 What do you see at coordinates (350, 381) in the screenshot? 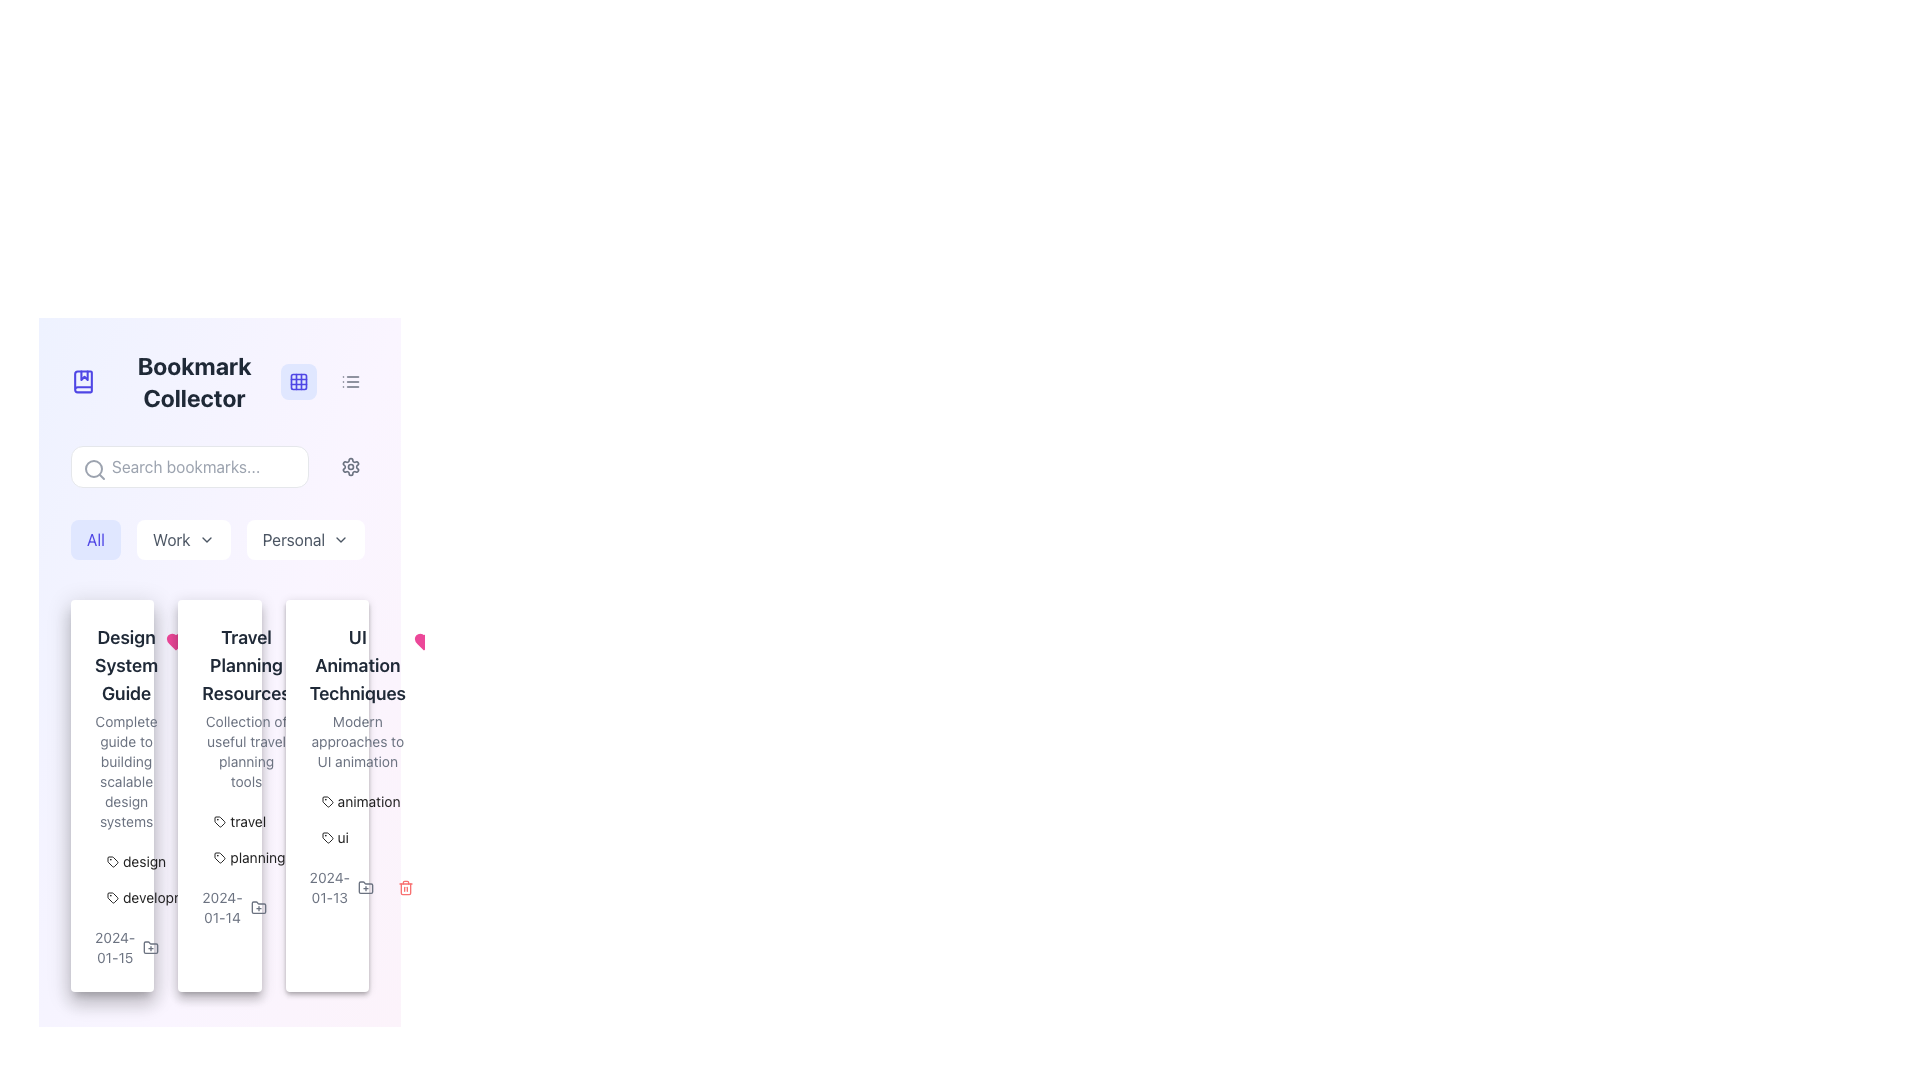
I see `the small rectangular button with a list icon` at bounding box center [350, 381].